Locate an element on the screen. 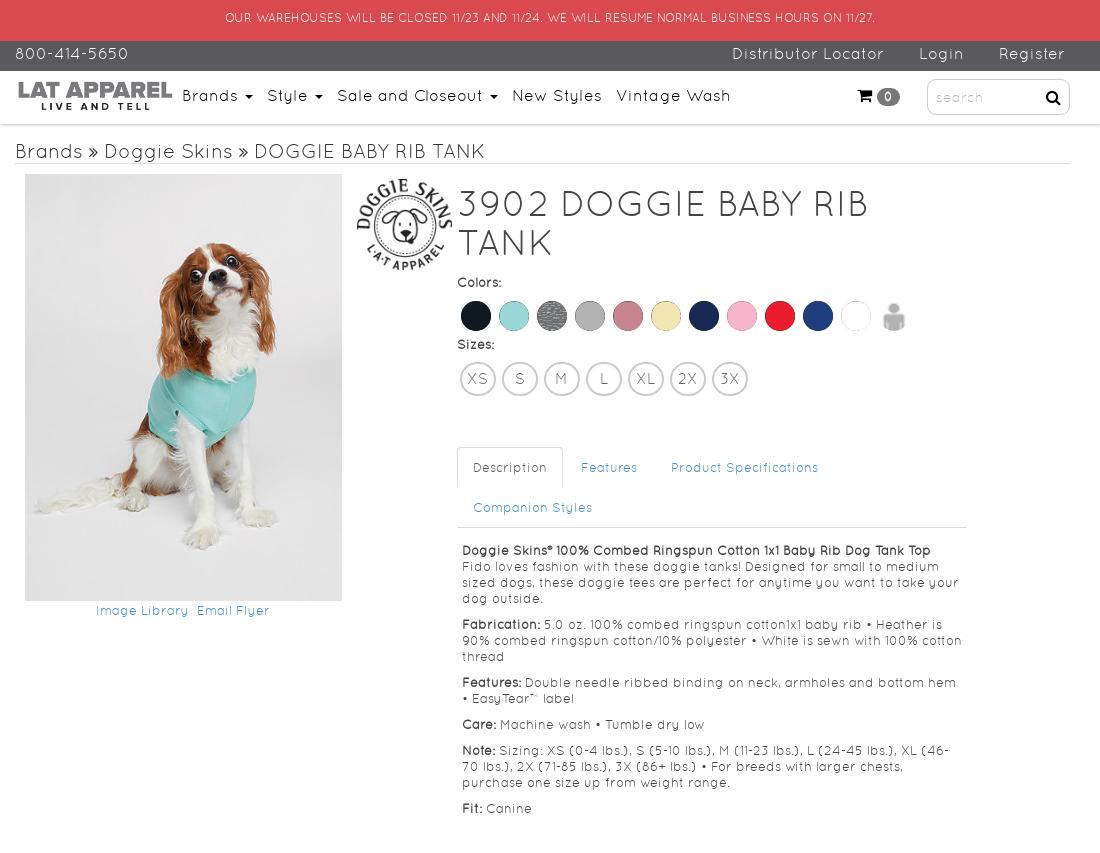 The width and height of the screenshot is (1100, 853). 'Double needle ribbed binding on neck, armholes and bottom hem • EasyTear™ label' is located at coordinates (706, 688).